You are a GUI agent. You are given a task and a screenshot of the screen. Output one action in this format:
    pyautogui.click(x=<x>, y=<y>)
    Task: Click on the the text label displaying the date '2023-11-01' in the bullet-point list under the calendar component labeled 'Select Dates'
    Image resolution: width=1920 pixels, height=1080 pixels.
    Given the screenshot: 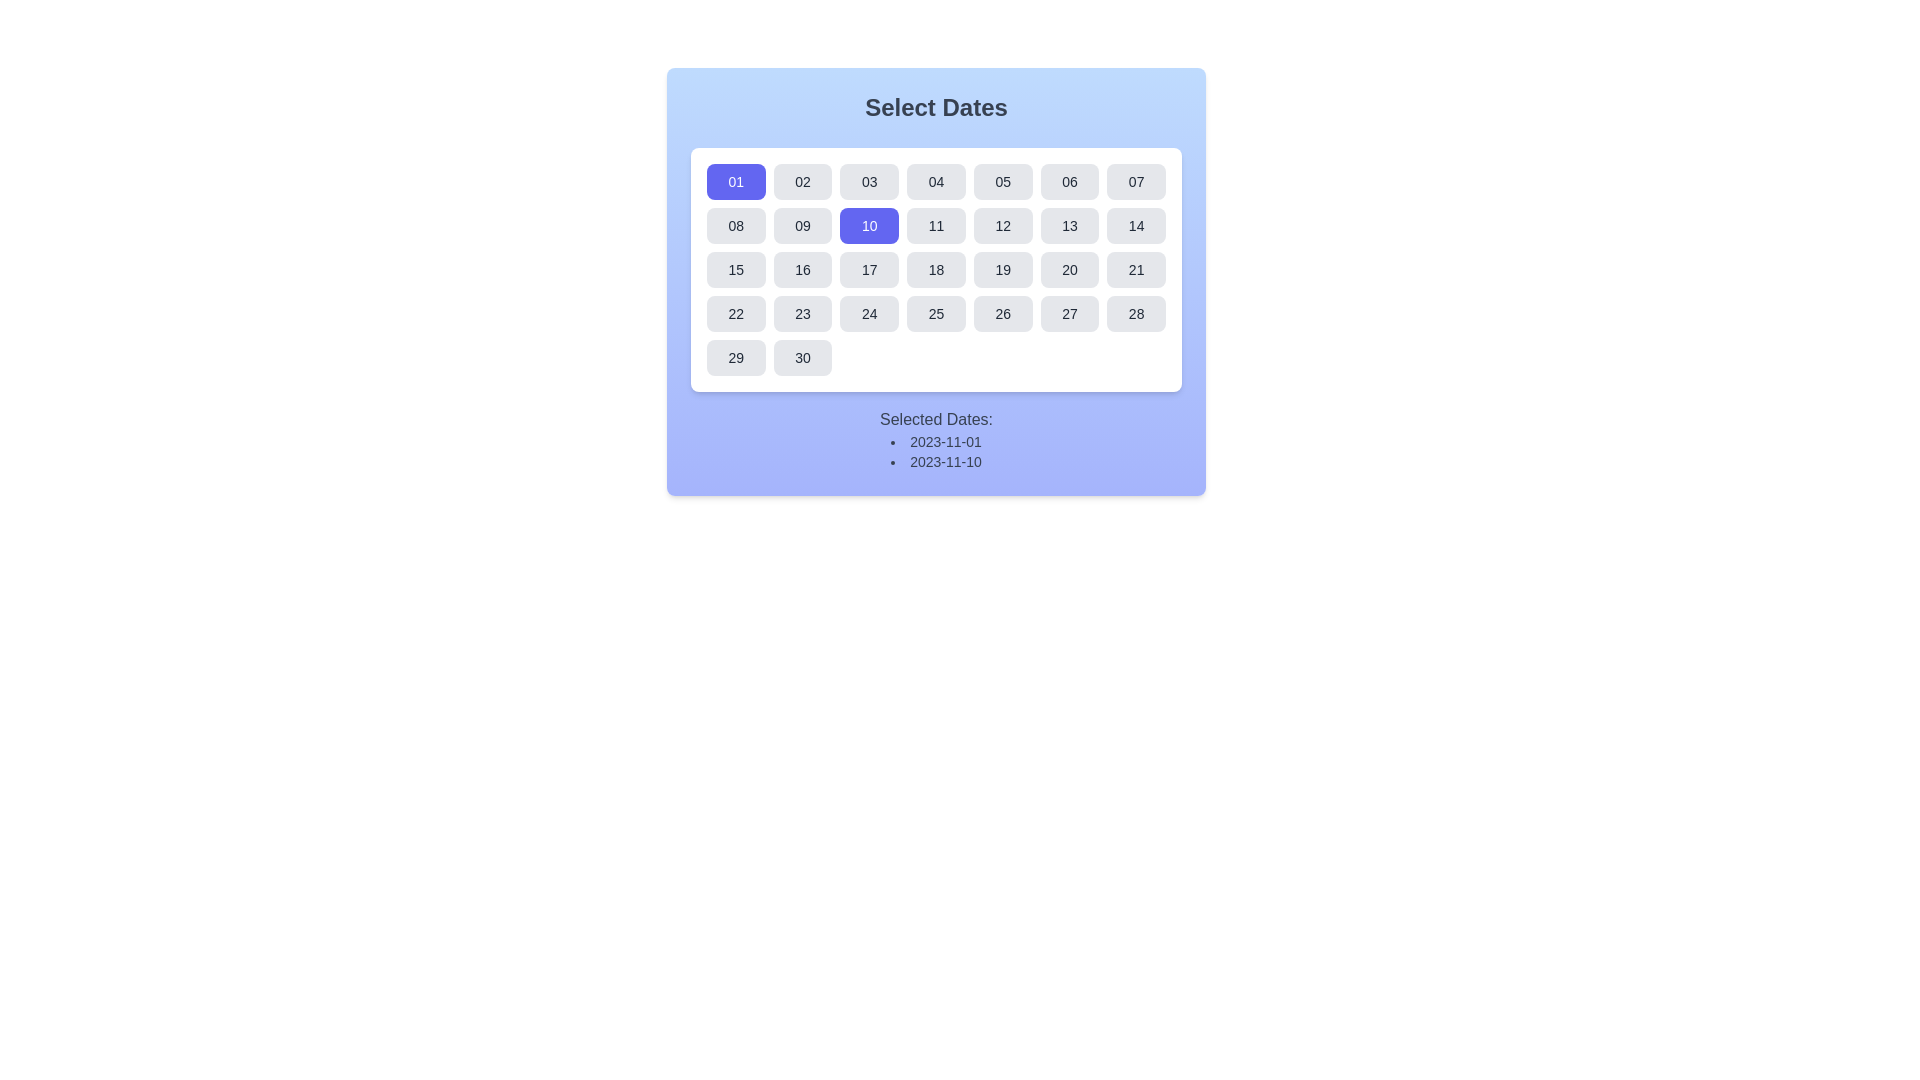 What is the action you would take?
    pyautogui.click(x=935, y=441)
    